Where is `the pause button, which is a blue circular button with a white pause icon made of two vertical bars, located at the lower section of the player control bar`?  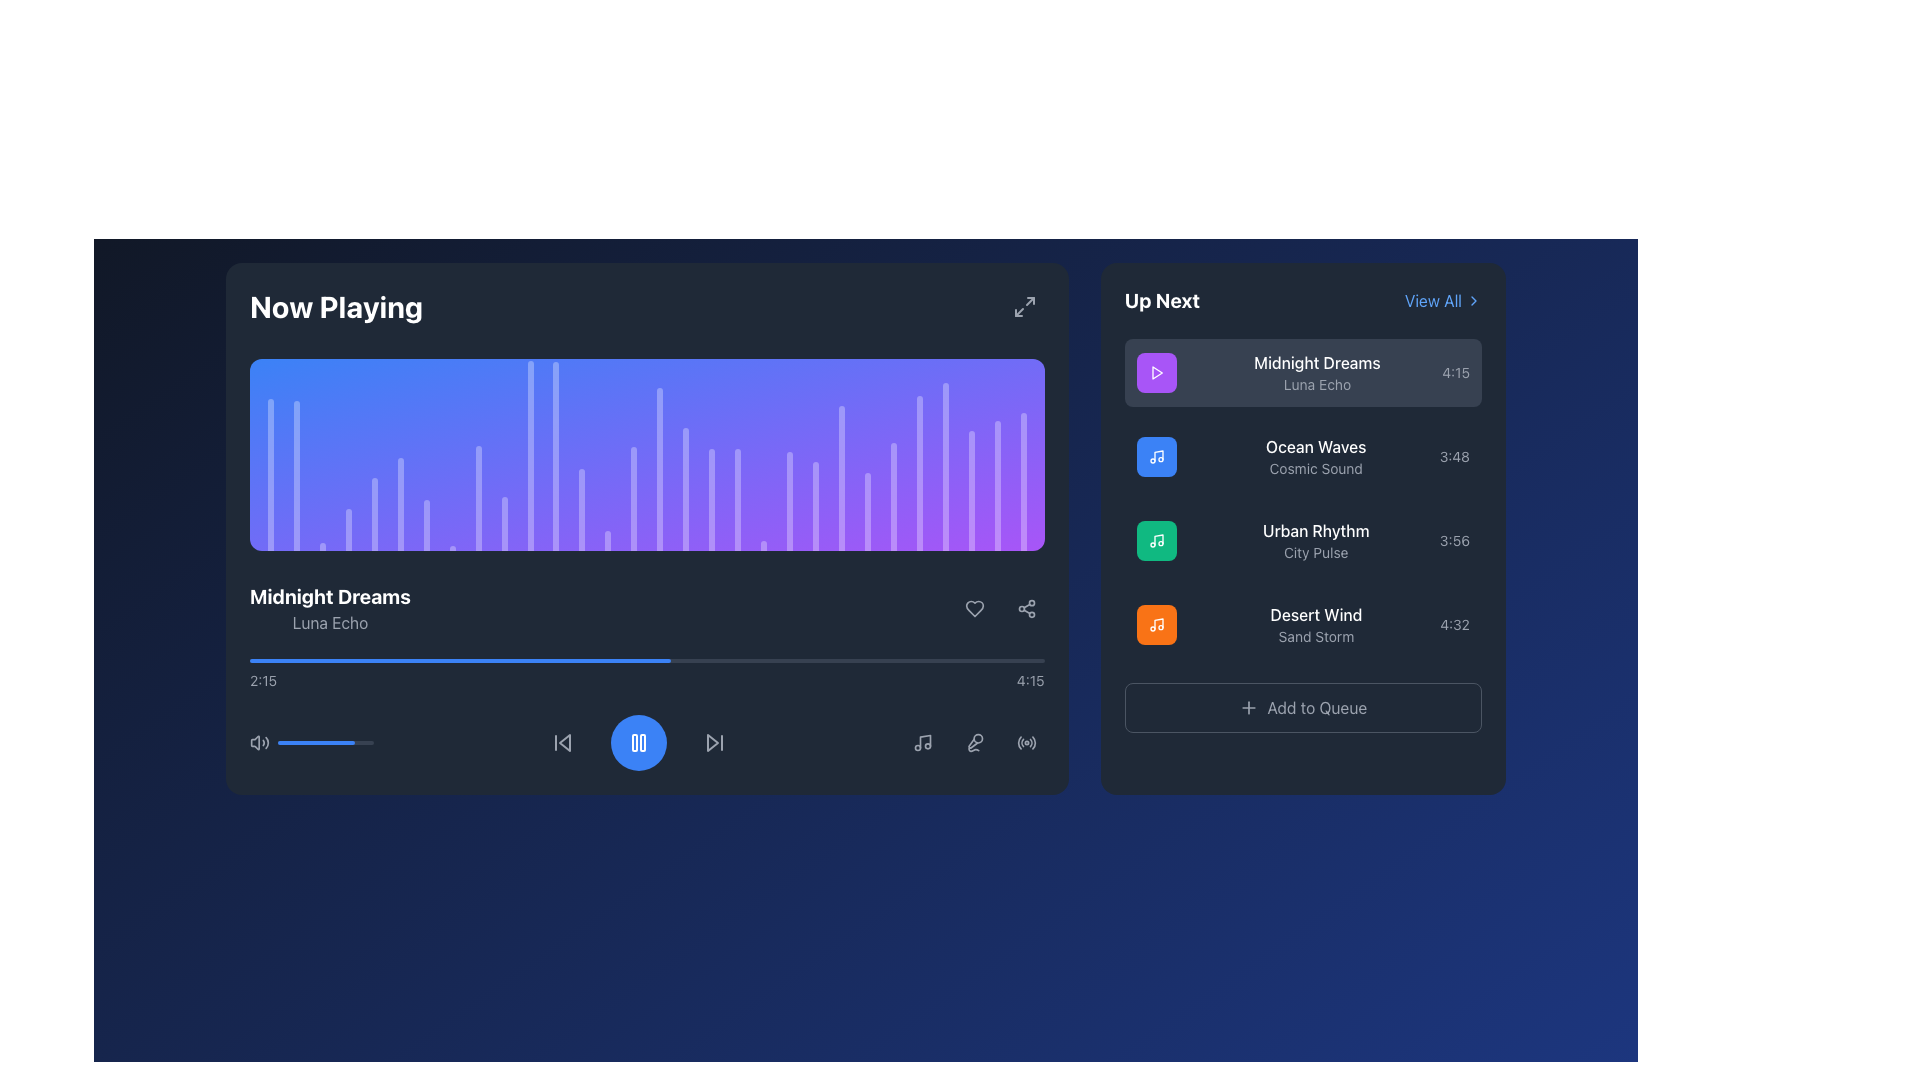
the pause button, which is a blue circular button with a white pause icon made of two vertical bars, located at the lower section of the player control bar is located at coordinates (638, 743).